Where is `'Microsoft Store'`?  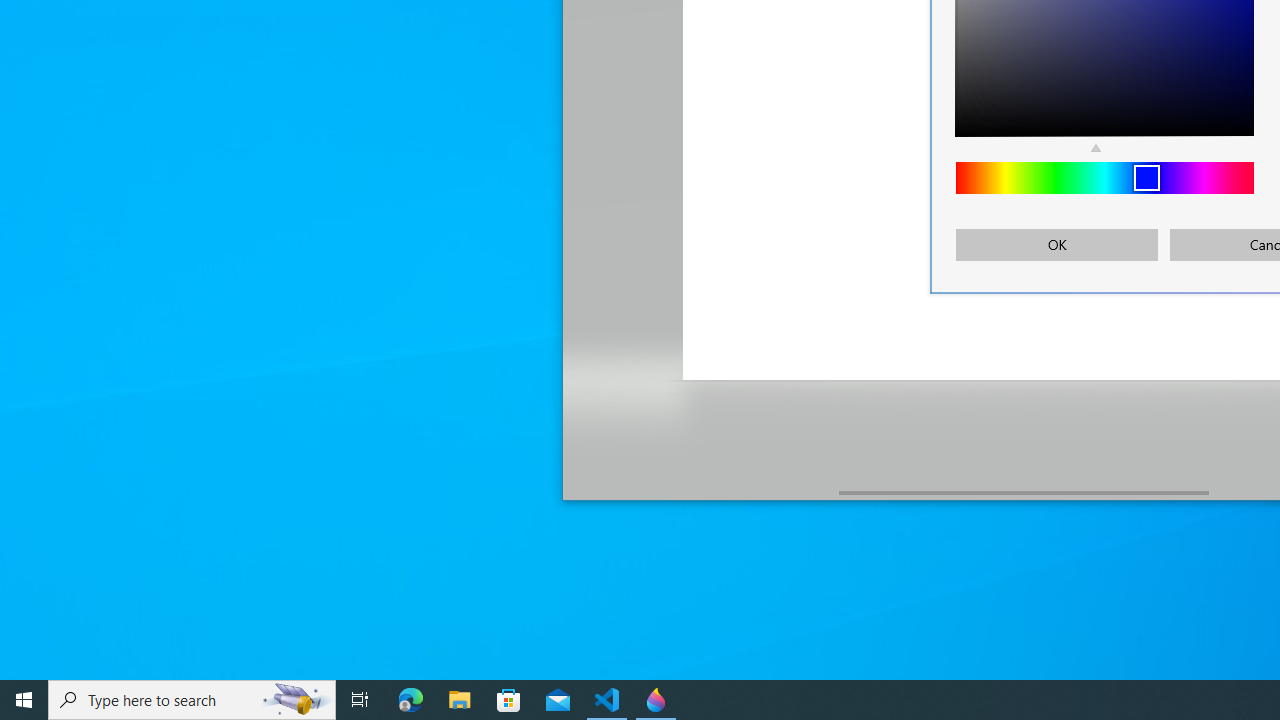
'Microsoft Store' is located at coordinates (509, 698).